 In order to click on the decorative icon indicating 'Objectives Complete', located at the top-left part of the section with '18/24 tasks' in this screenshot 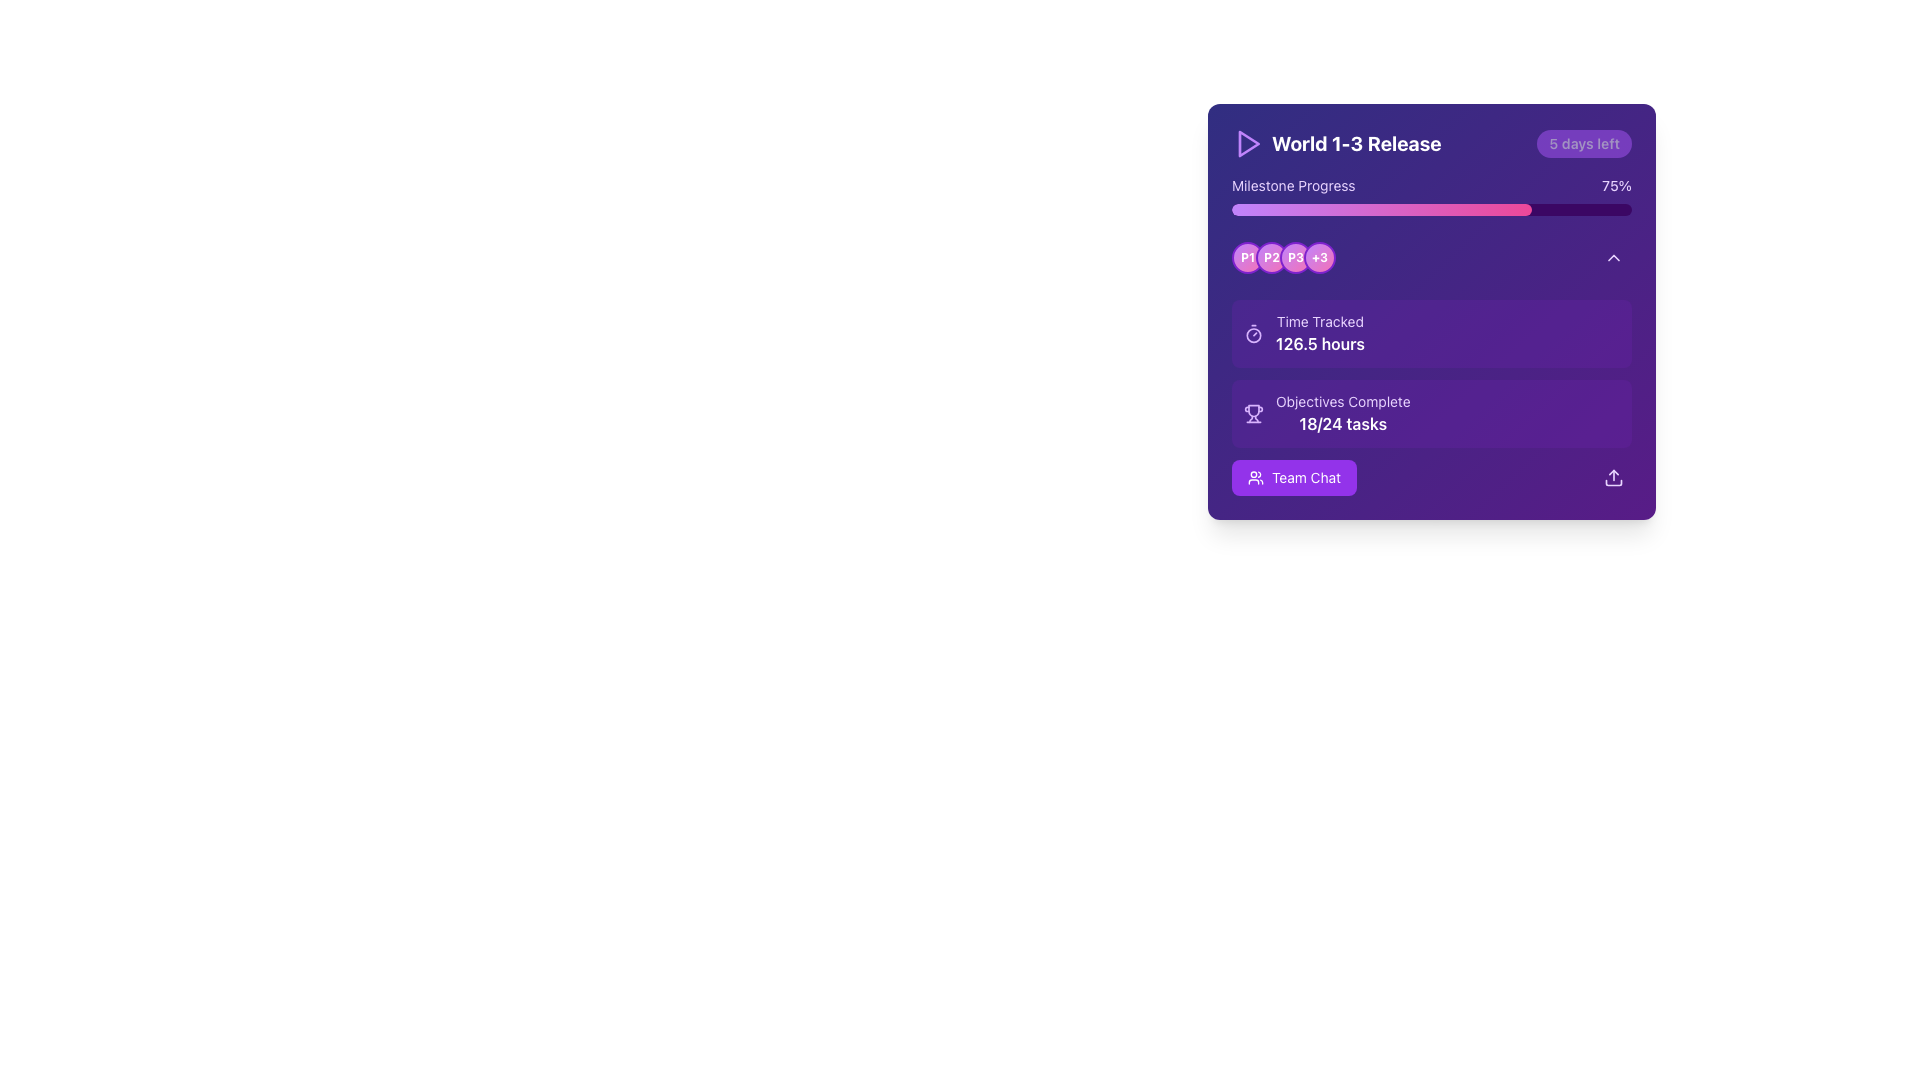, I will do `click(1252, 412)`.